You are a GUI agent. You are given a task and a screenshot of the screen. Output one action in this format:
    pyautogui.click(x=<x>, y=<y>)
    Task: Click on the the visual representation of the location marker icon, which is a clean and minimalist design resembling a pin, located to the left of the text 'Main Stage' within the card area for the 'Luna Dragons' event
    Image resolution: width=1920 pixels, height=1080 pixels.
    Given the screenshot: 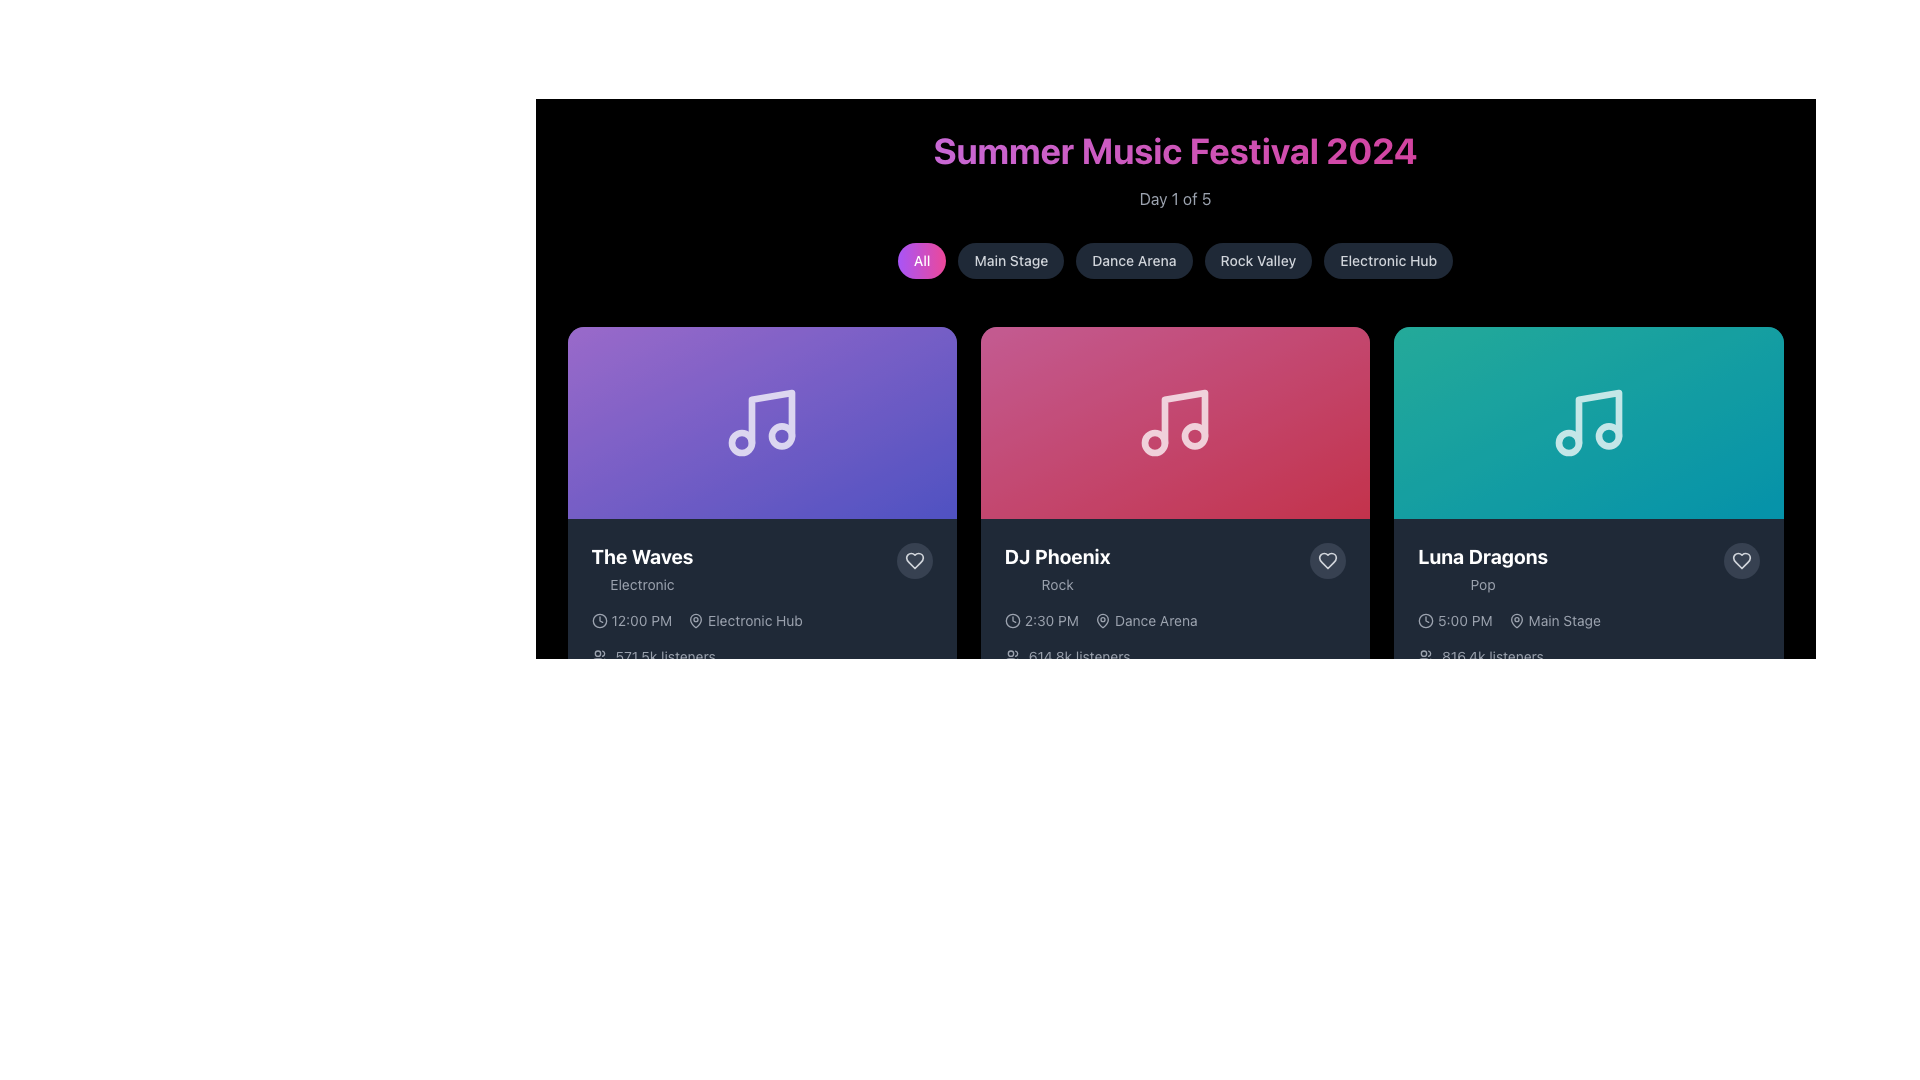 What is the action you would take?
    pyautogui.click(x=1516, y=620)
    